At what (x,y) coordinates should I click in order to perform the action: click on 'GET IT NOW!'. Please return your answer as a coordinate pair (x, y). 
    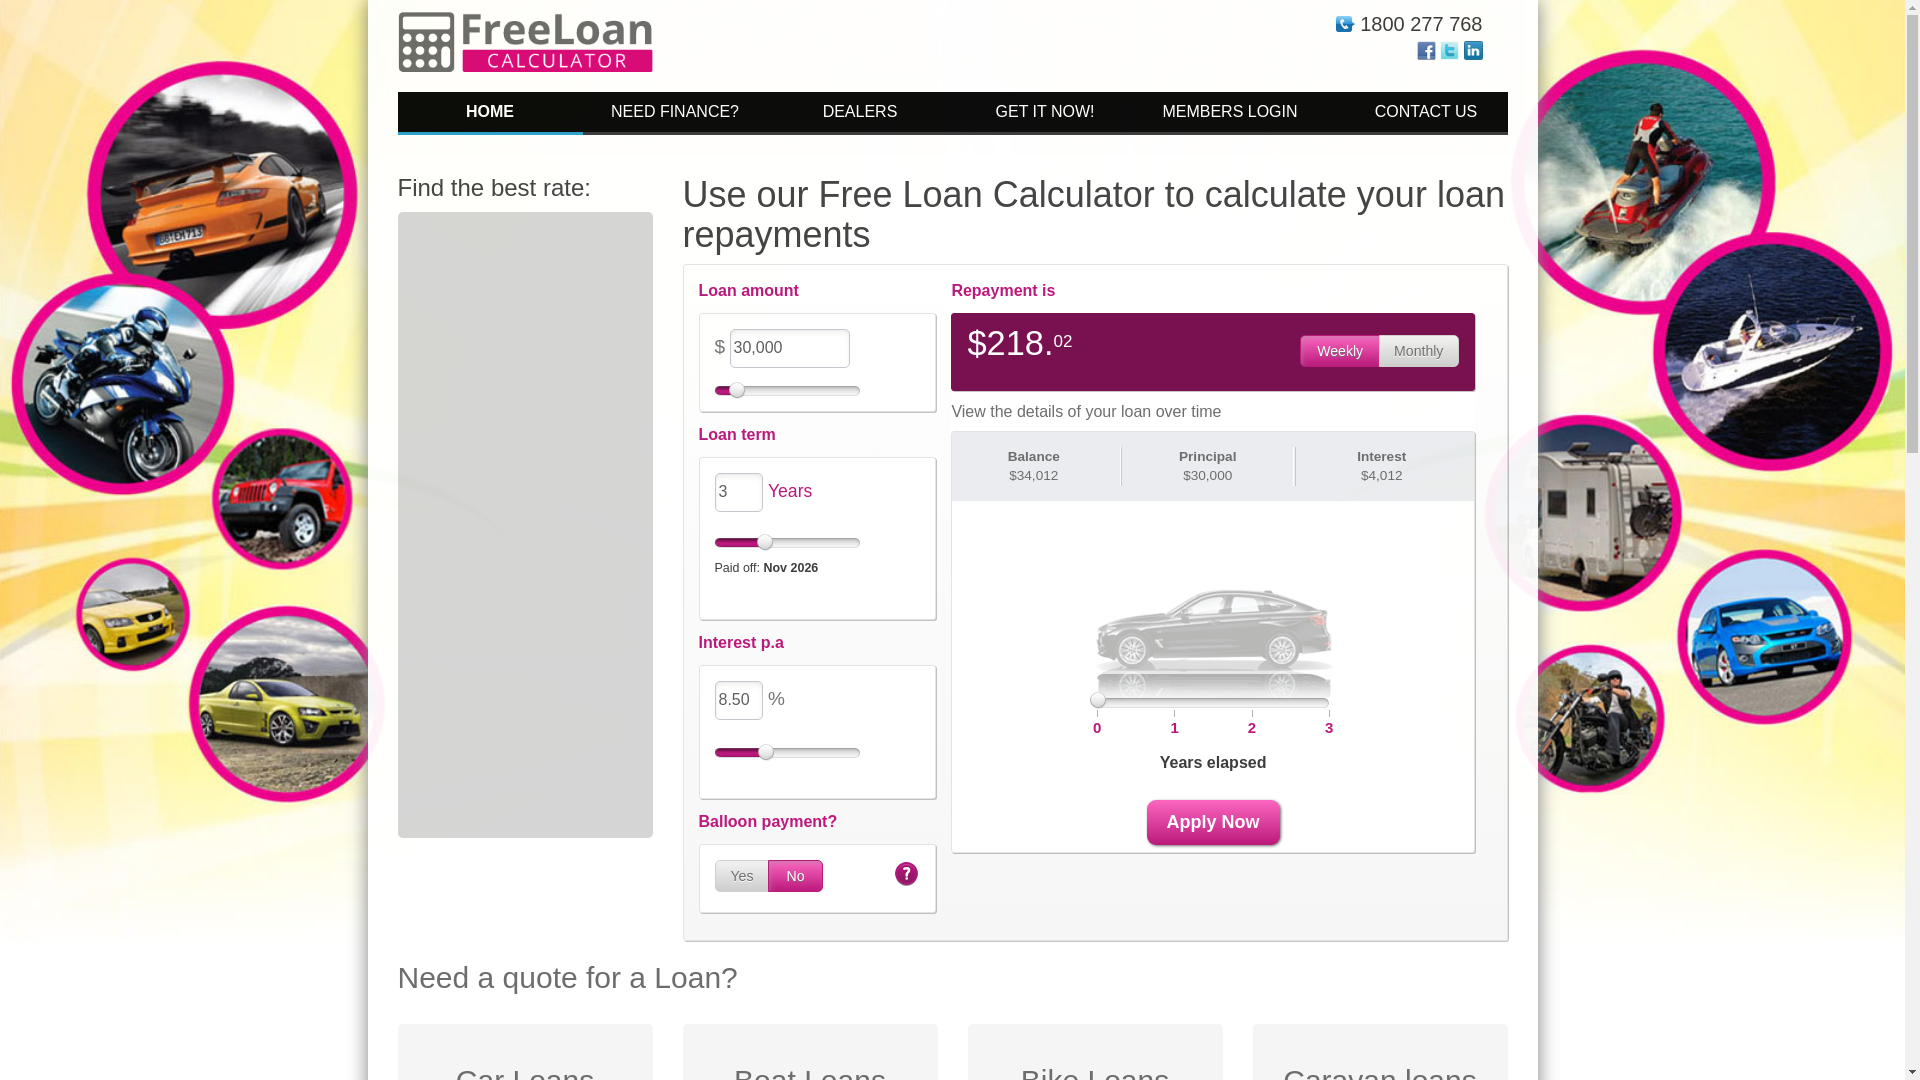
    Looking at the image, I should click on (1043, 113).